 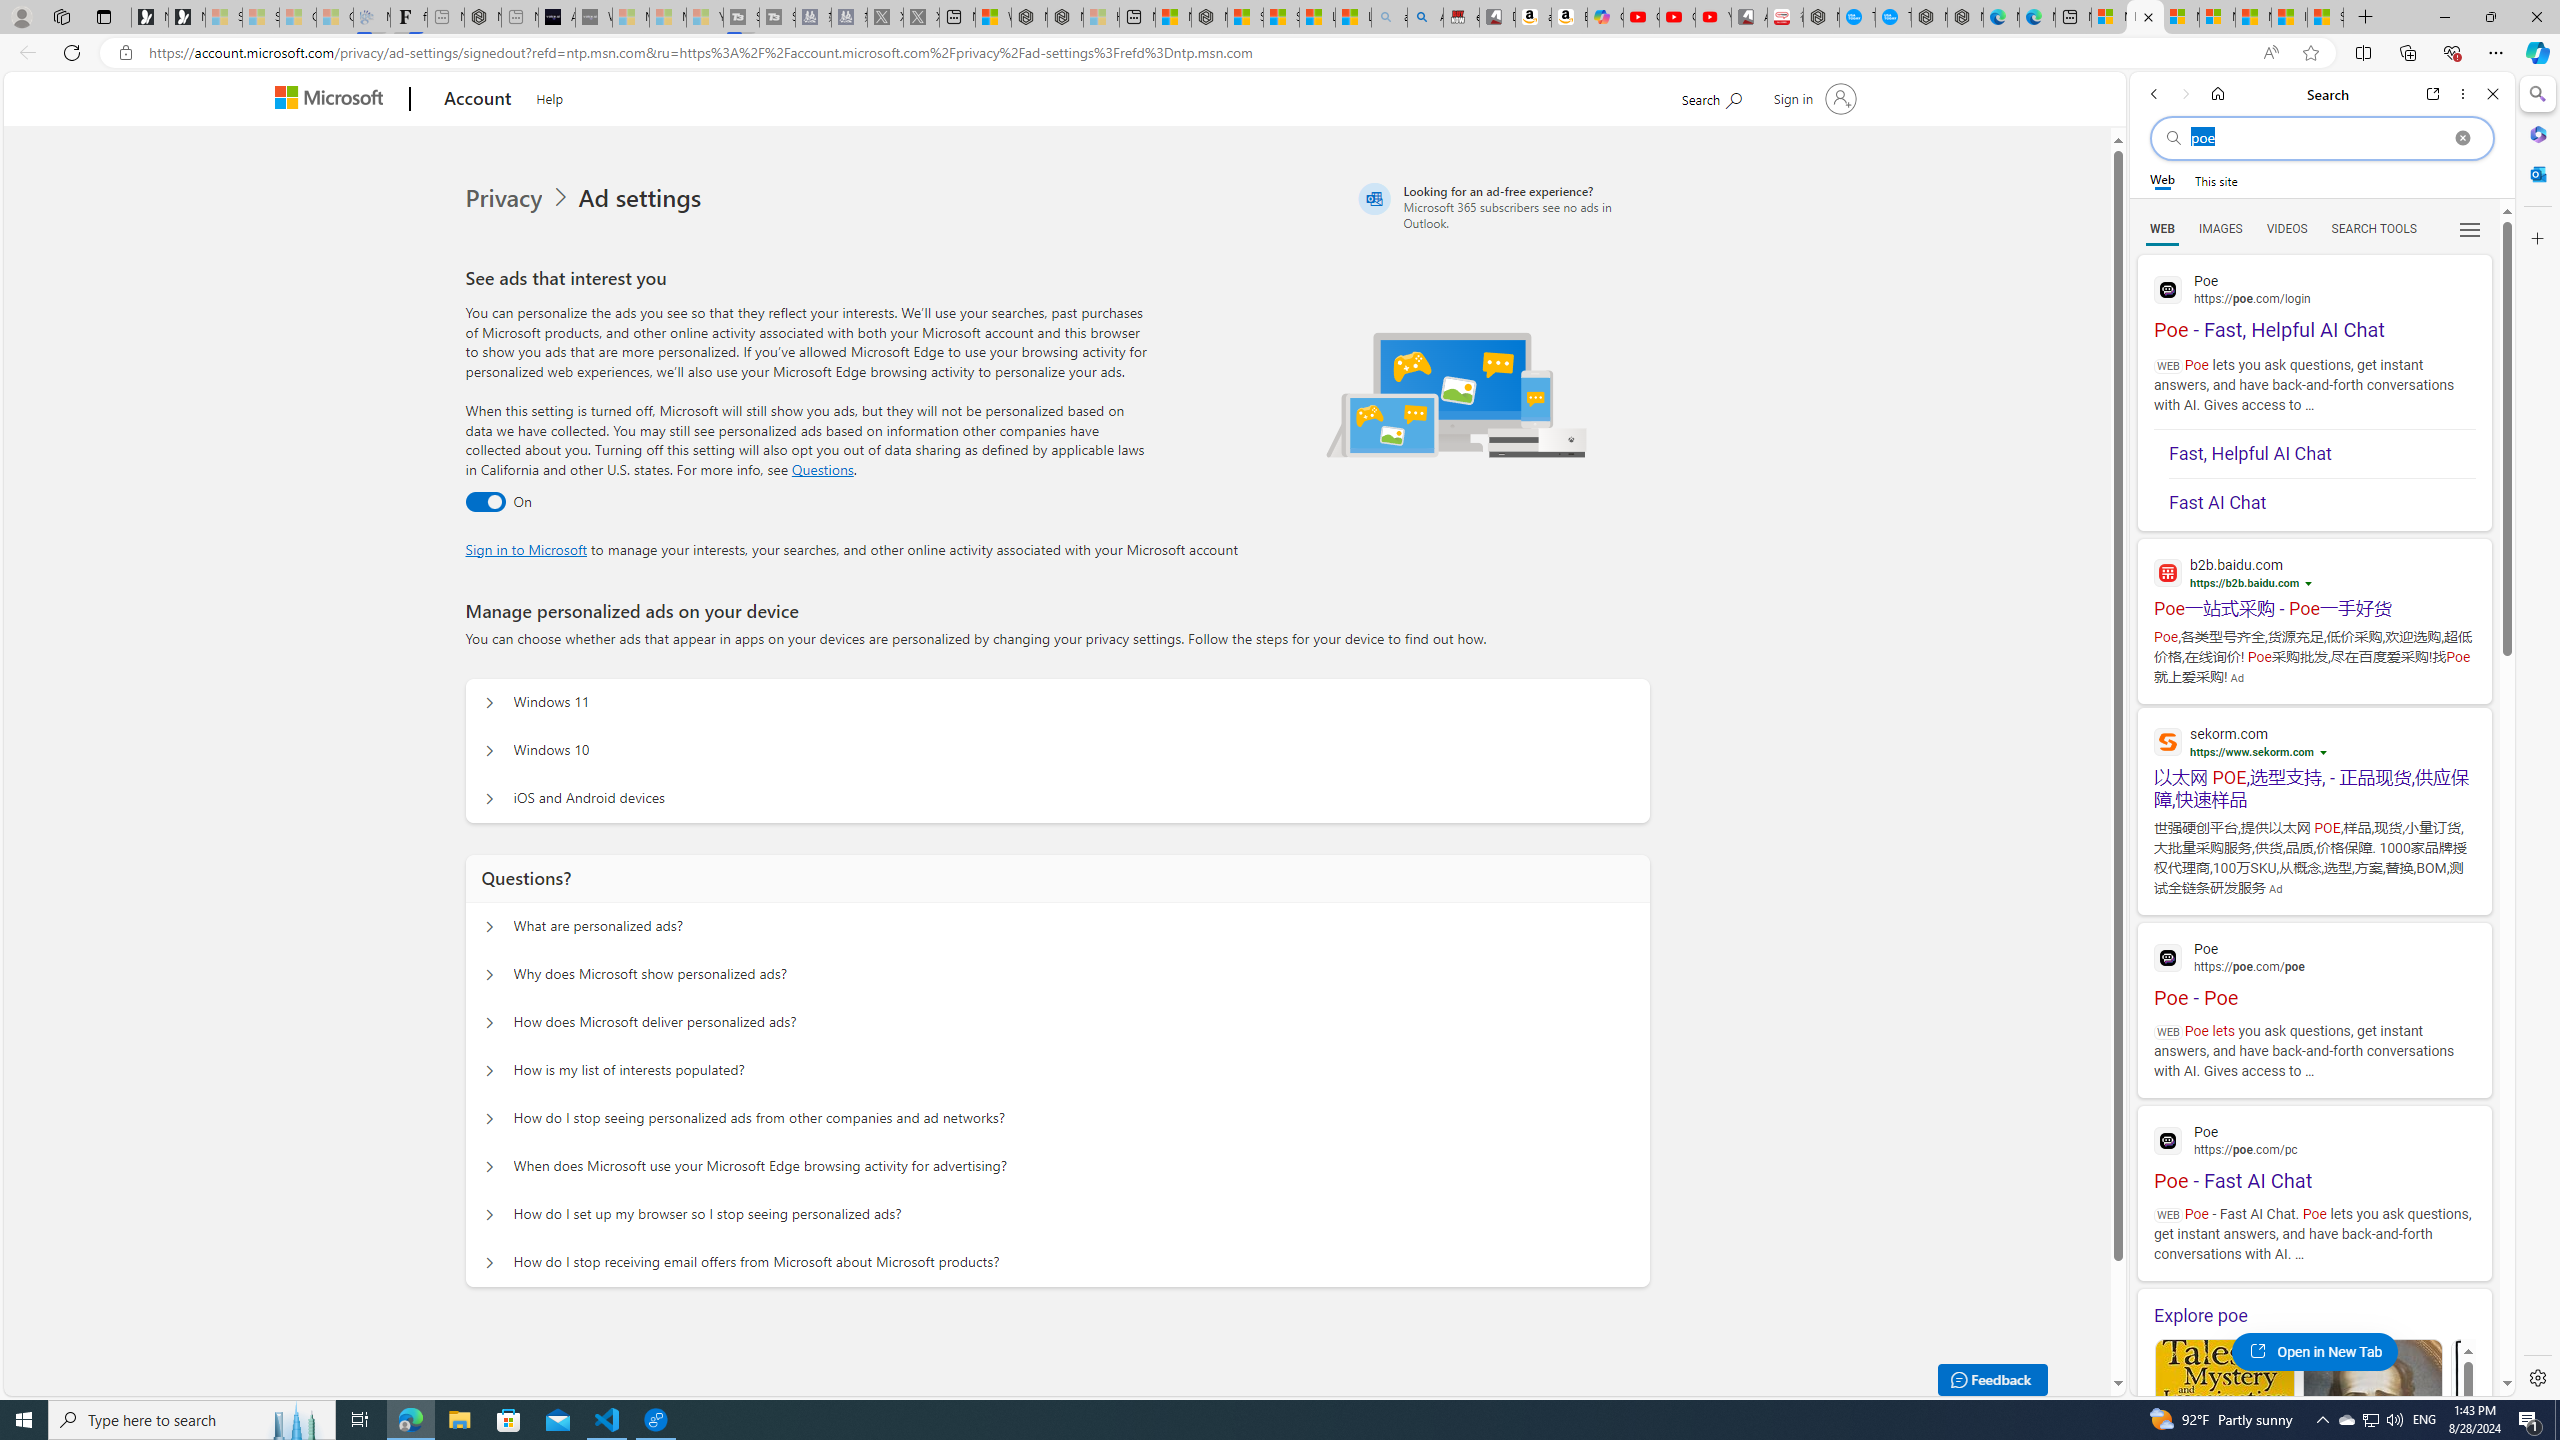 I want to click on 'Preferences', so click(x=2469, y=227).